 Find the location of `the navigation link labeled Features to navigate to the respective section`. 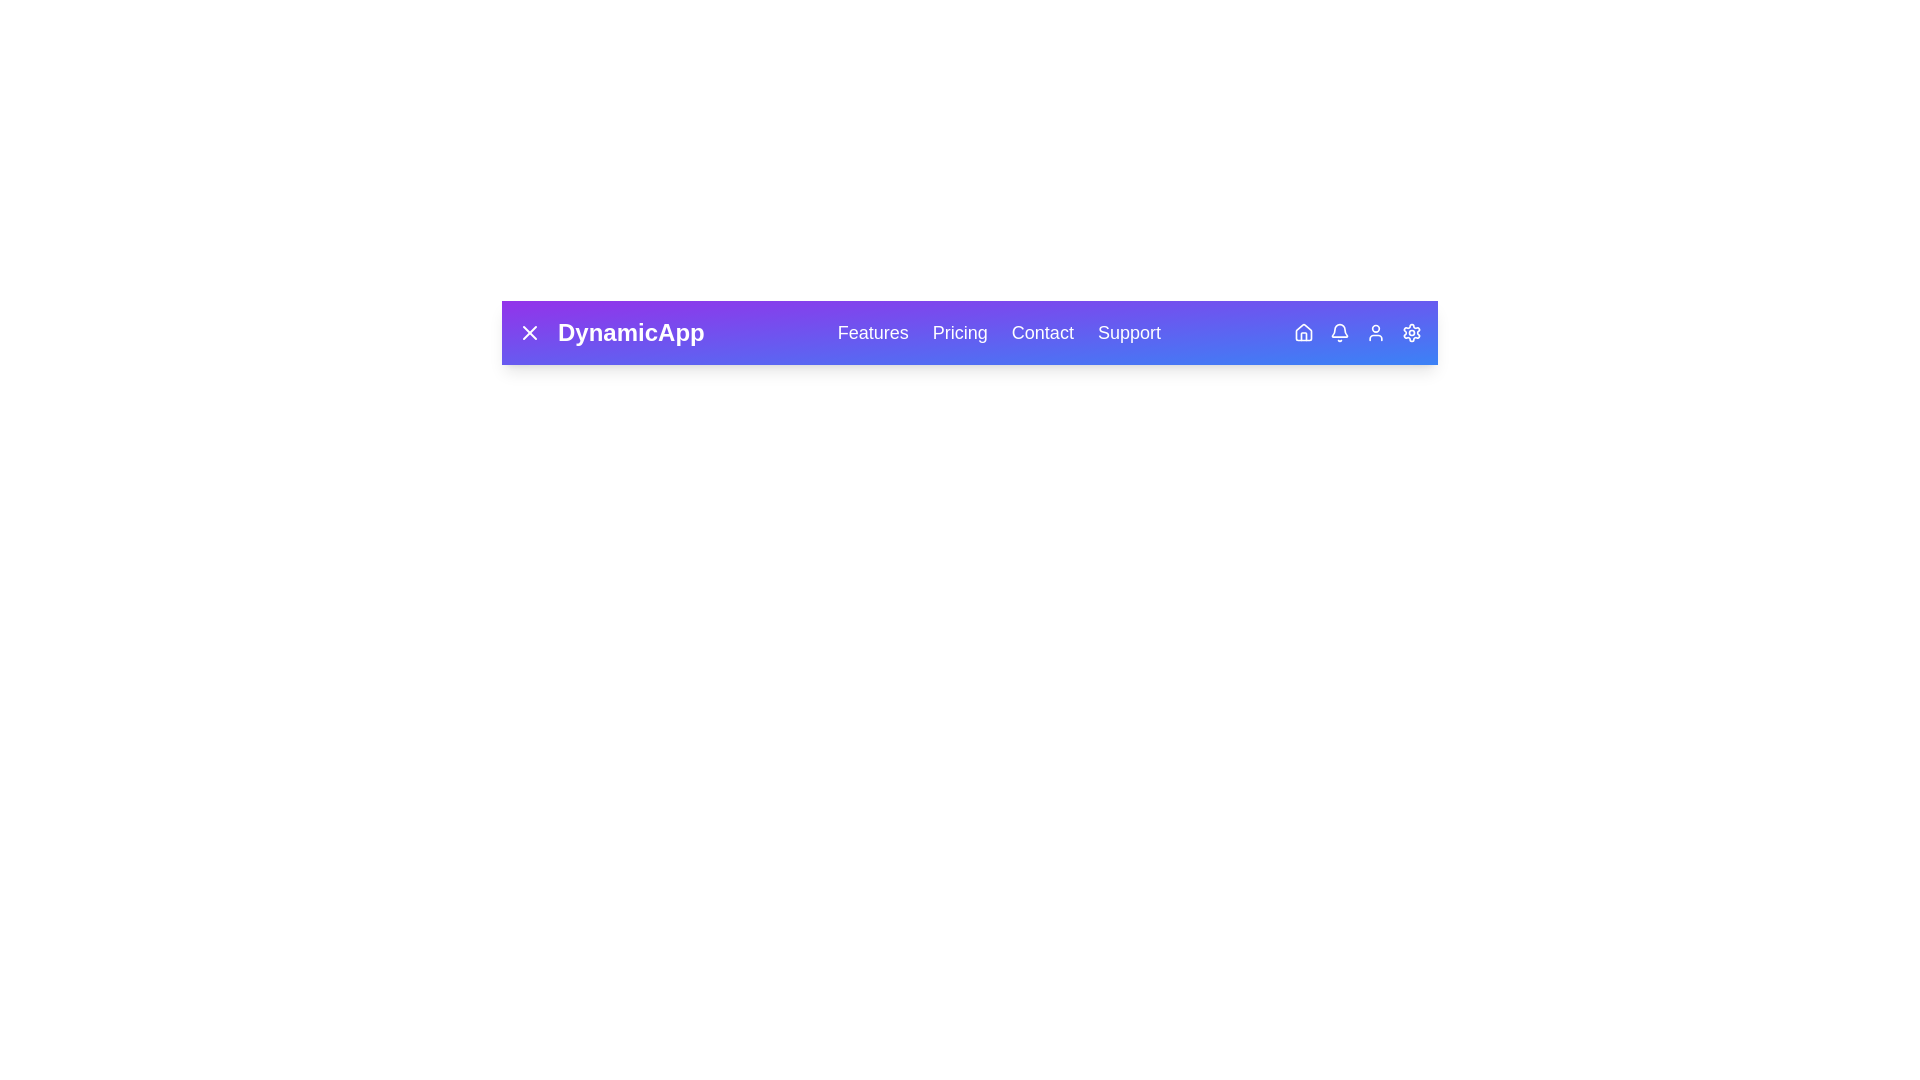

the navigation link labeled Features to navigate to the respective section is located at coordinates (873, 331).